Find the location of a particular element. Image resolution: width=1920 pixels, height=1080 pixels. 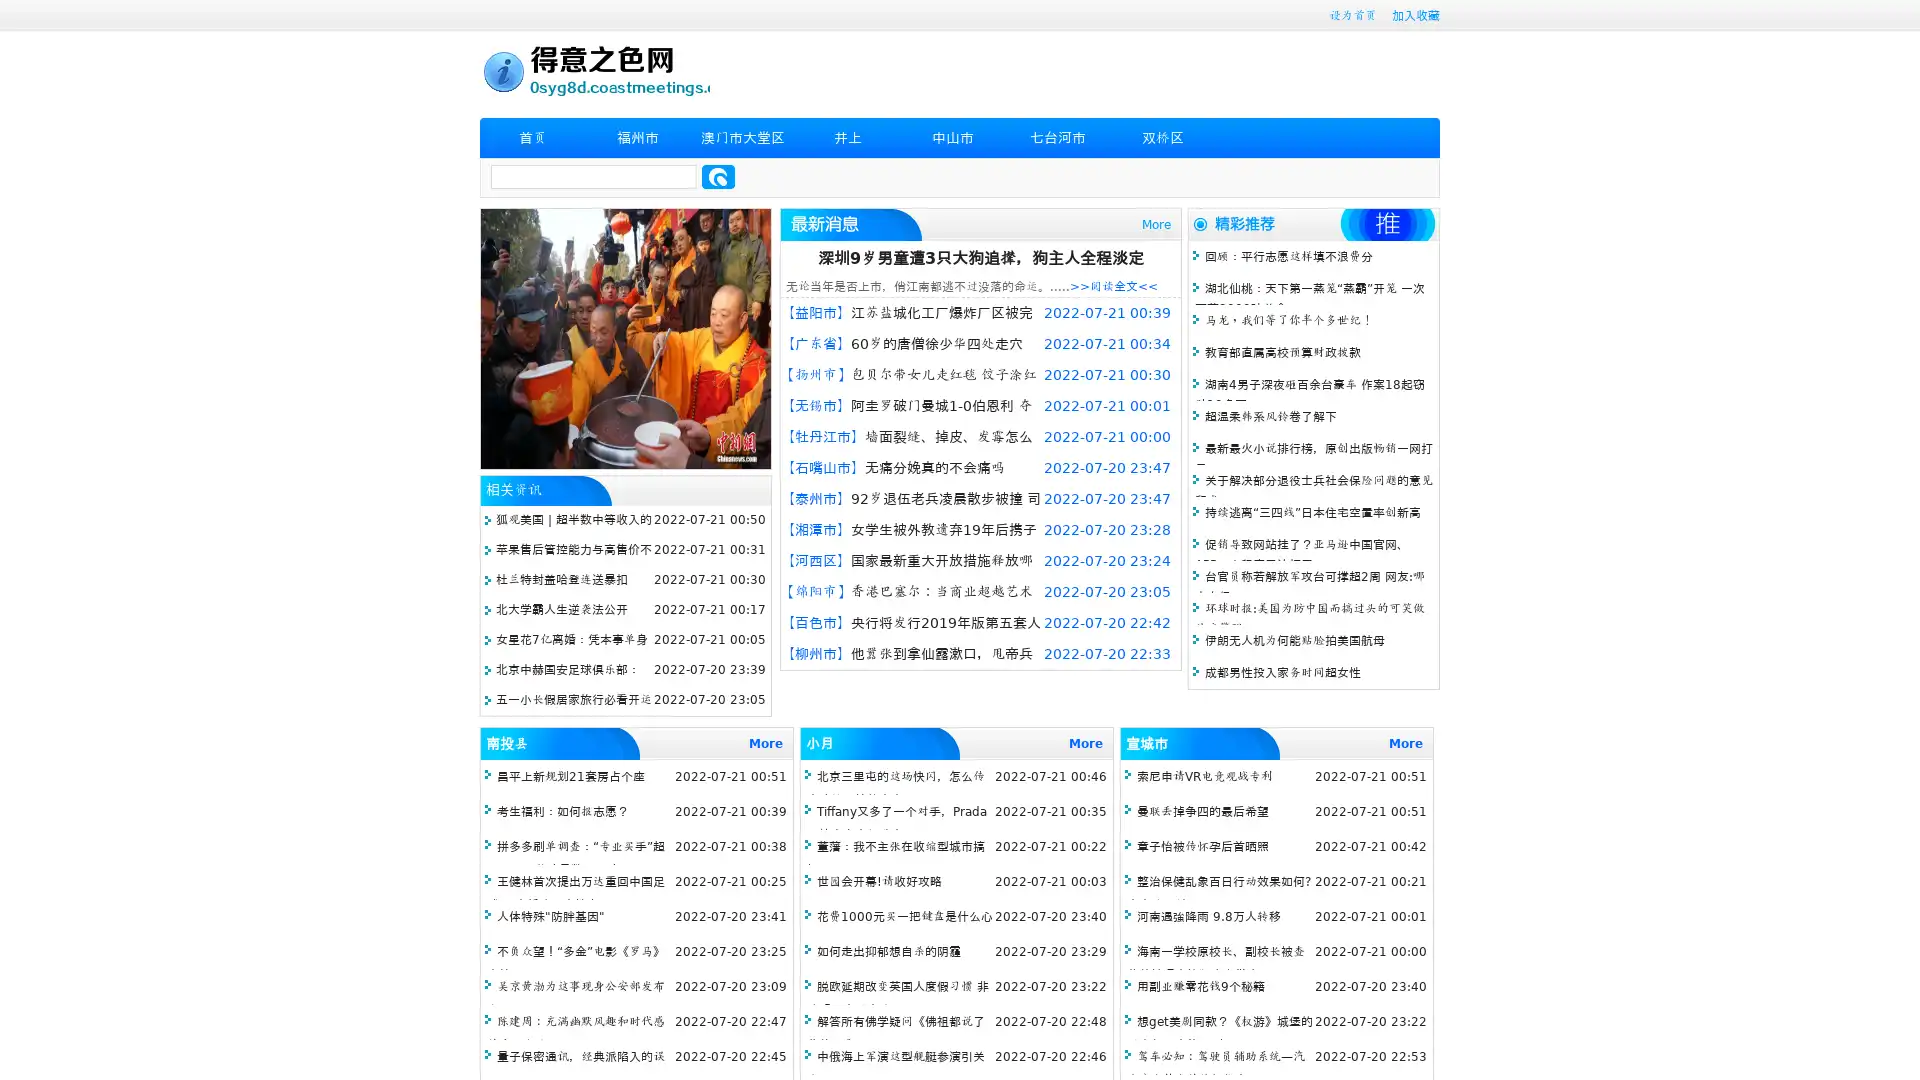

Search is located at coordinates (718, 176).